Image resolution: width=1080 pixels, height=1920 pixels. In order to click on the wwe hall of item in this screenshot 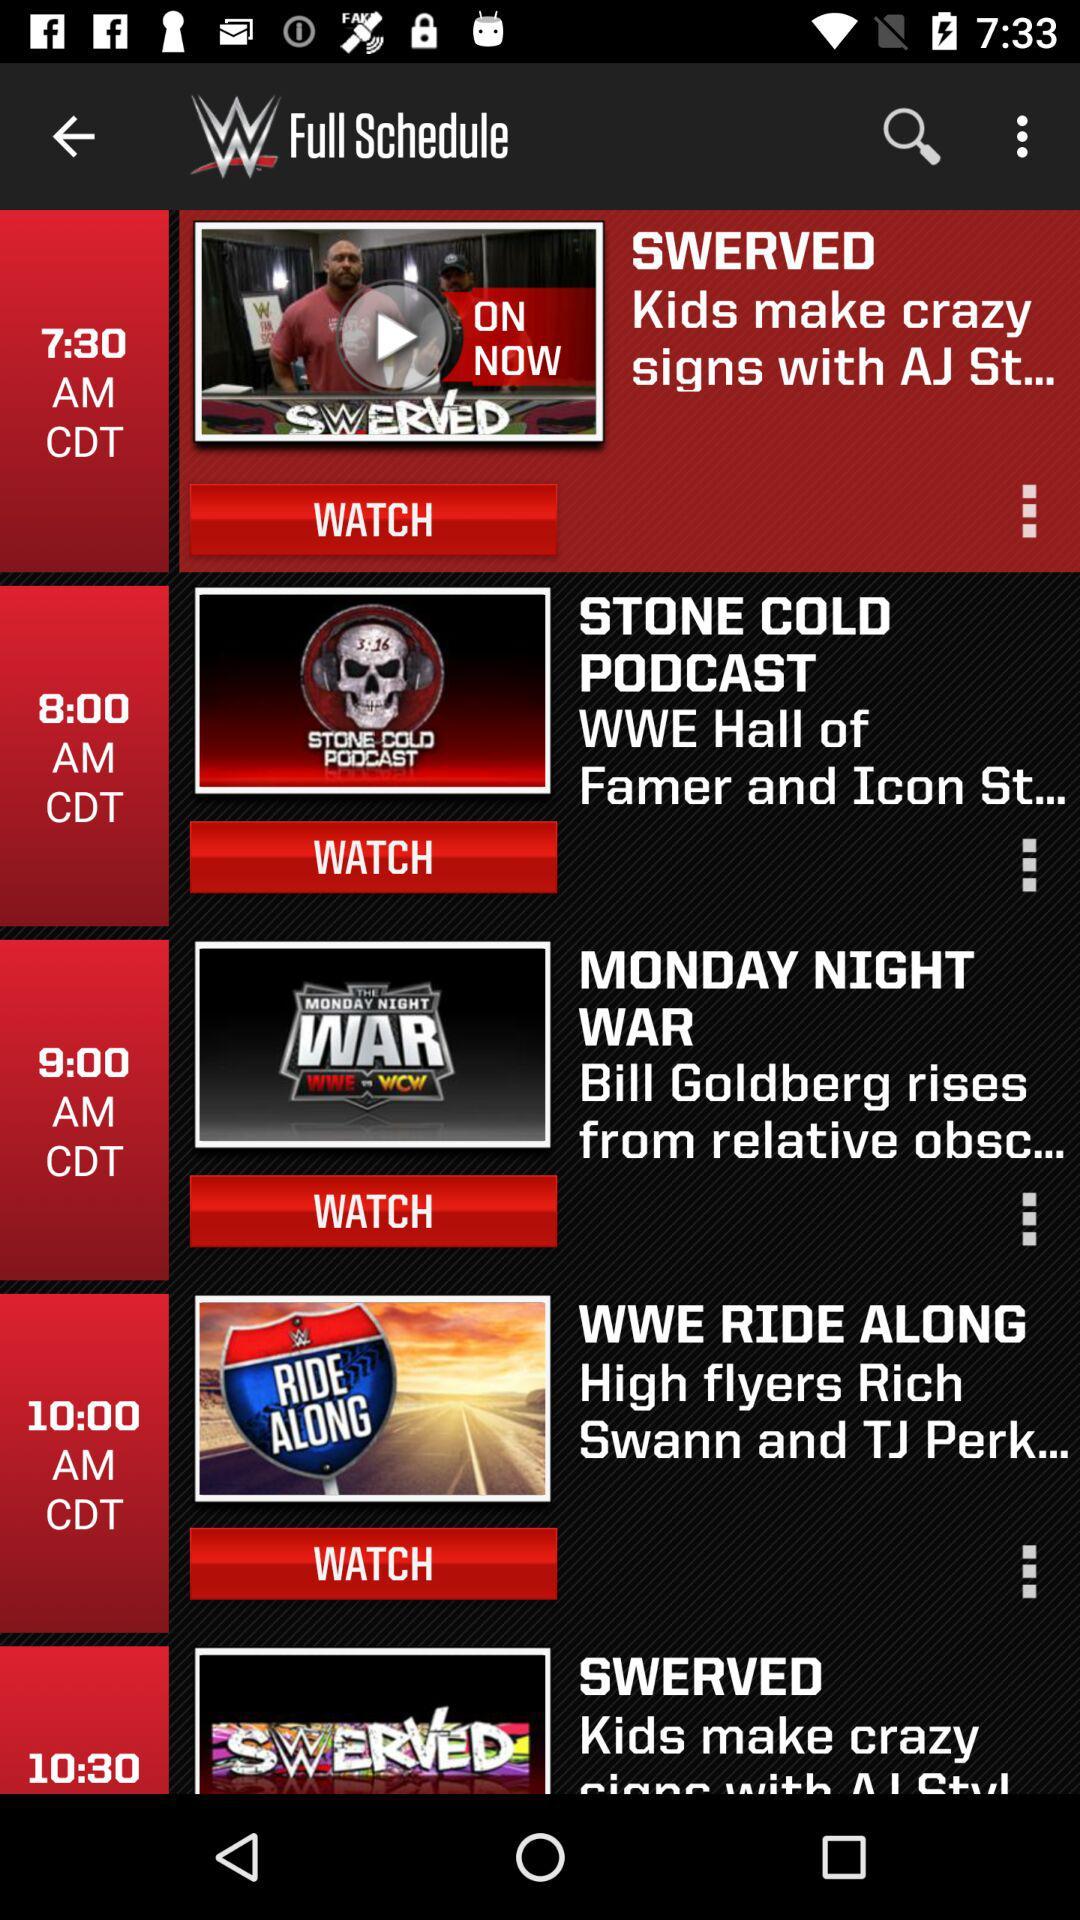, I will do `click(823, 753)`.